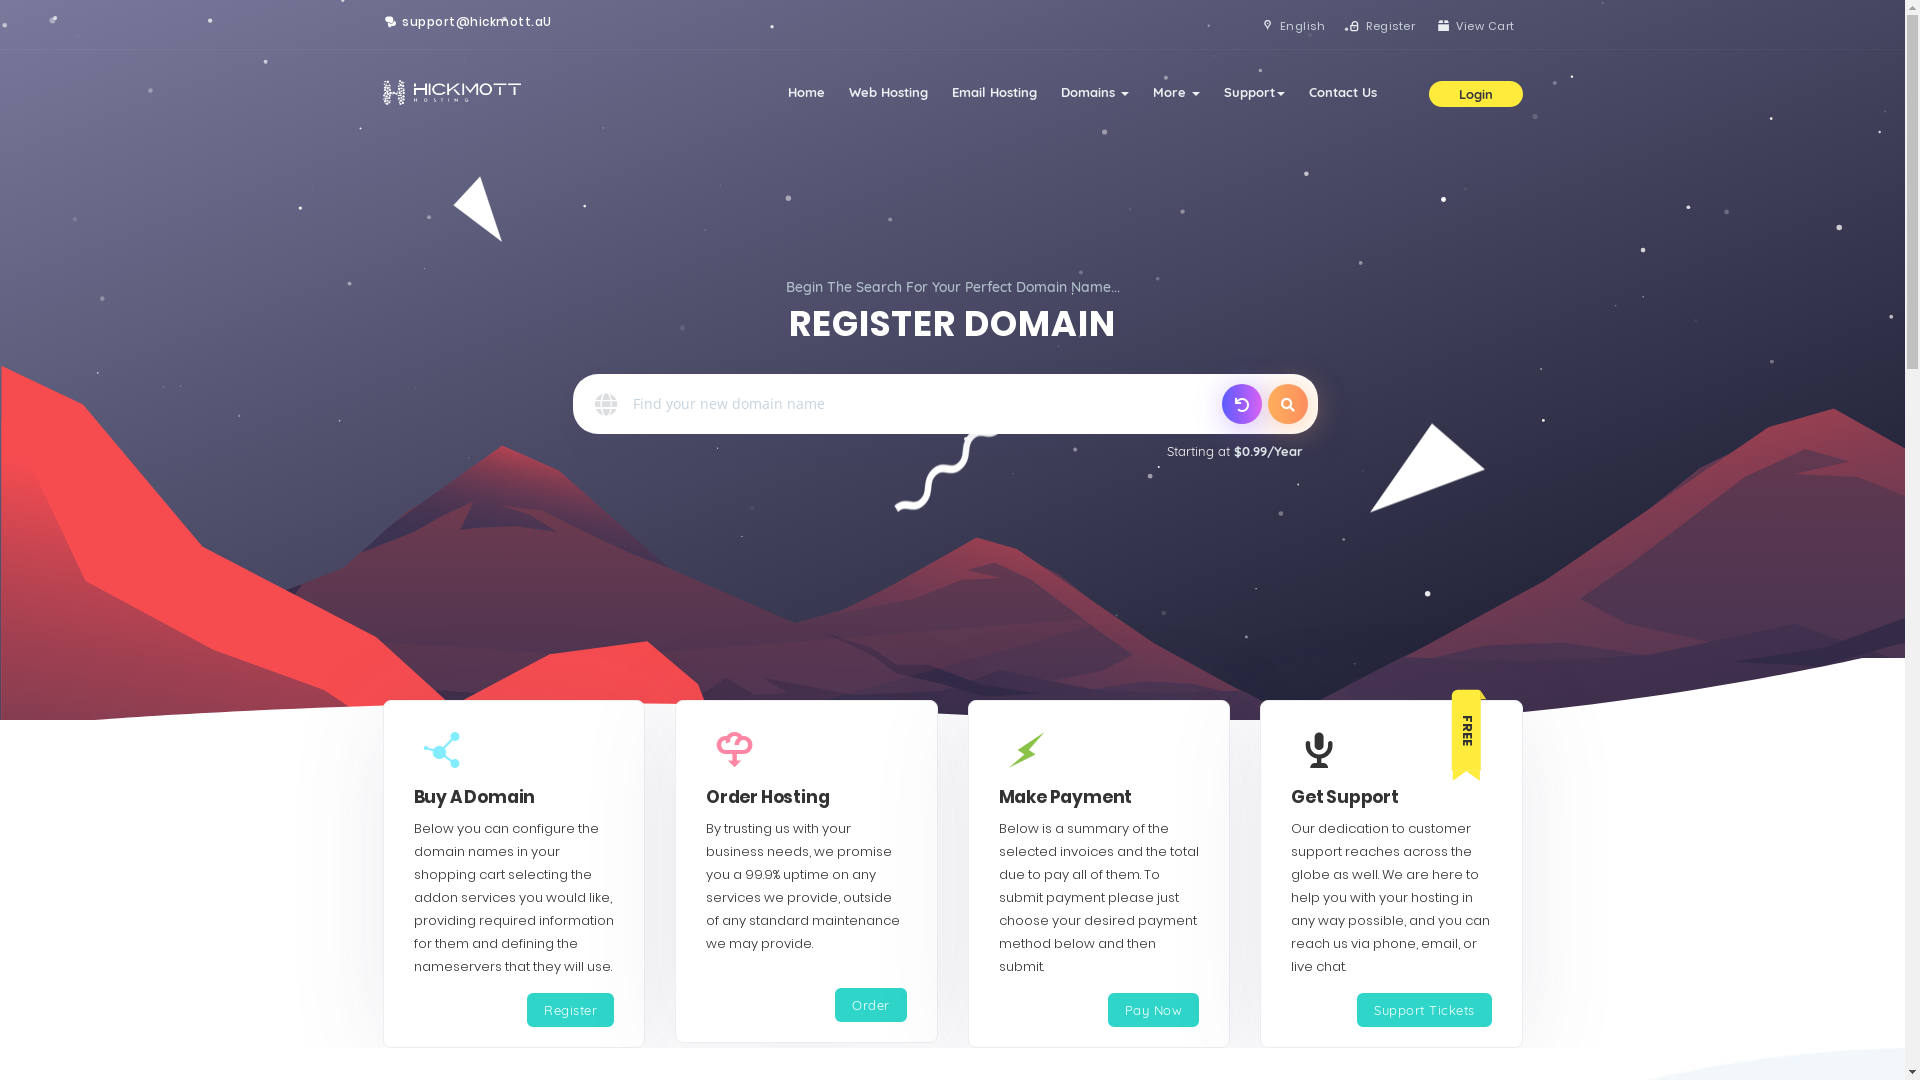  I want to click on 'Domains', so click(1093, 92).